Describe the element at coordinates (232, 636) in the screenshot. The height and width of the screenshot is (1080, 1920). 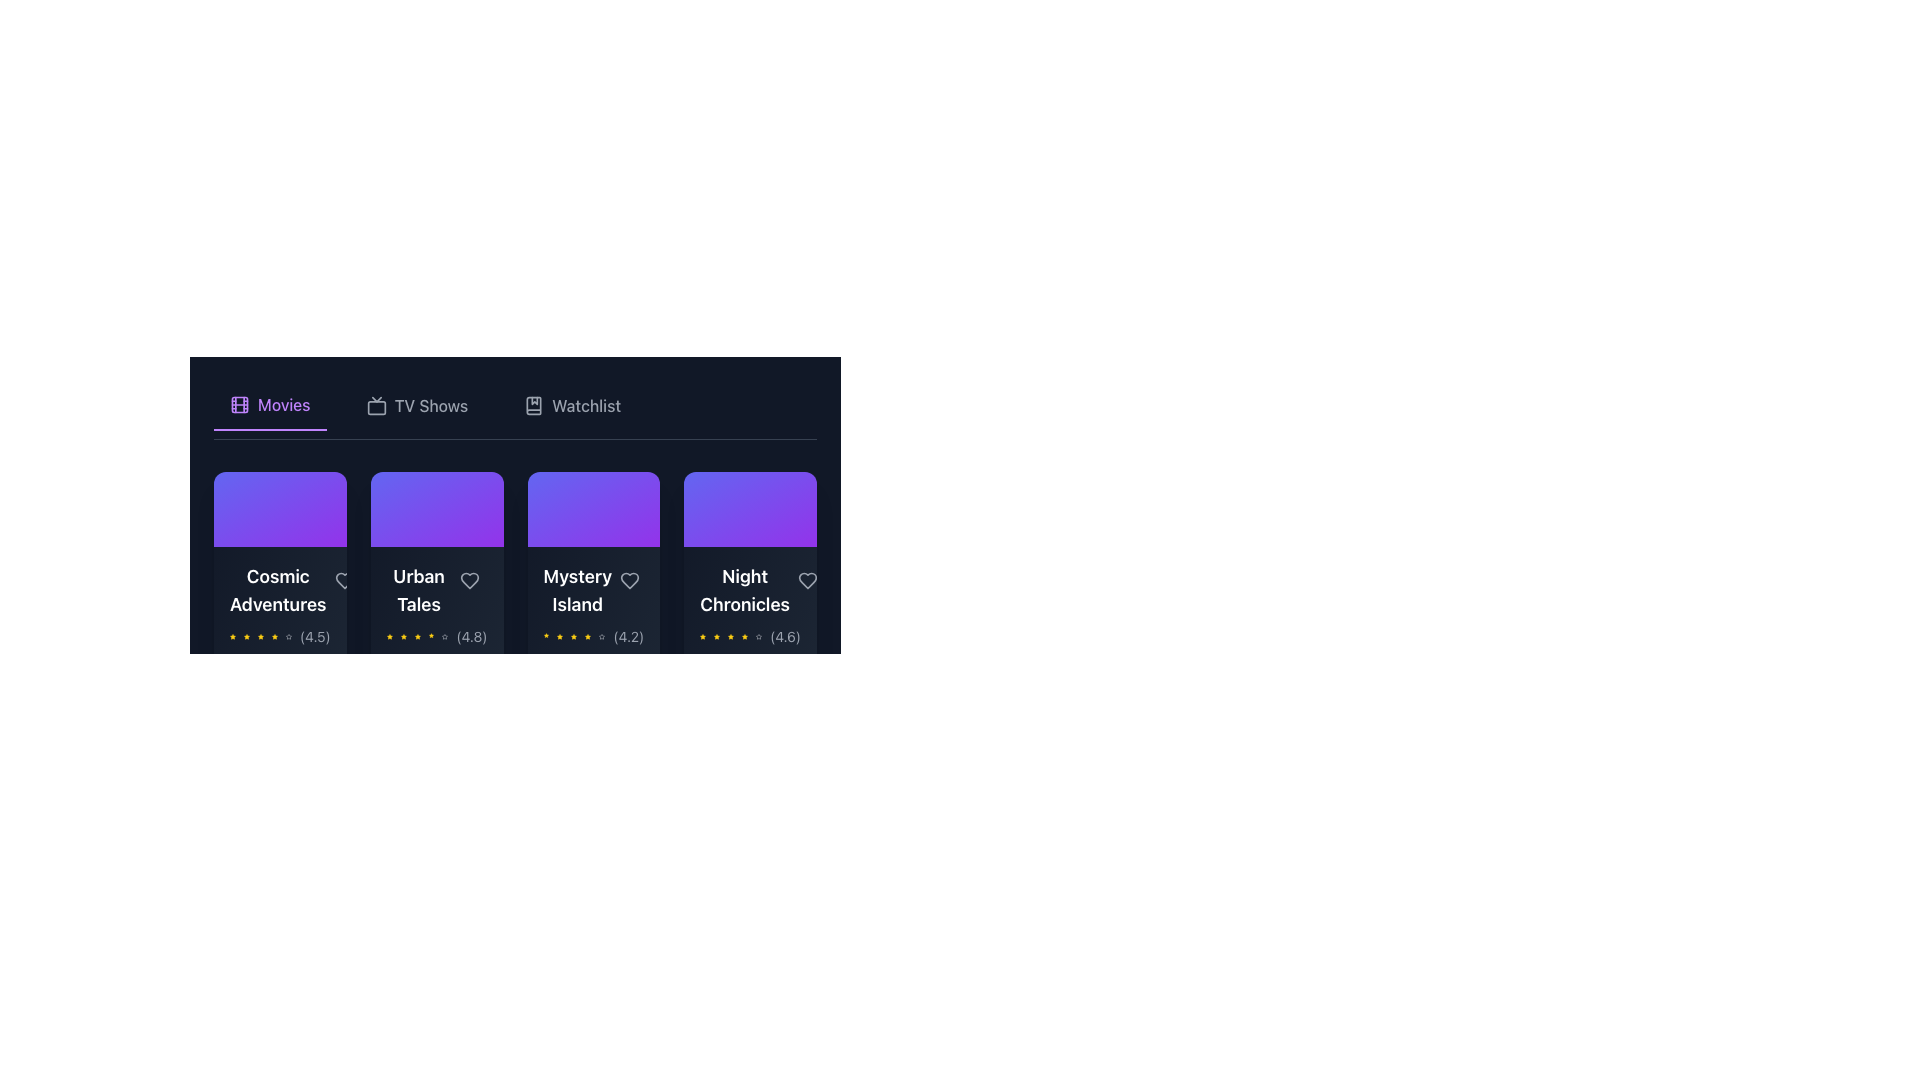
I see `the first star icon in the rating score for 'Cosmic Adventures' located in the 'Movies' section` at that location.